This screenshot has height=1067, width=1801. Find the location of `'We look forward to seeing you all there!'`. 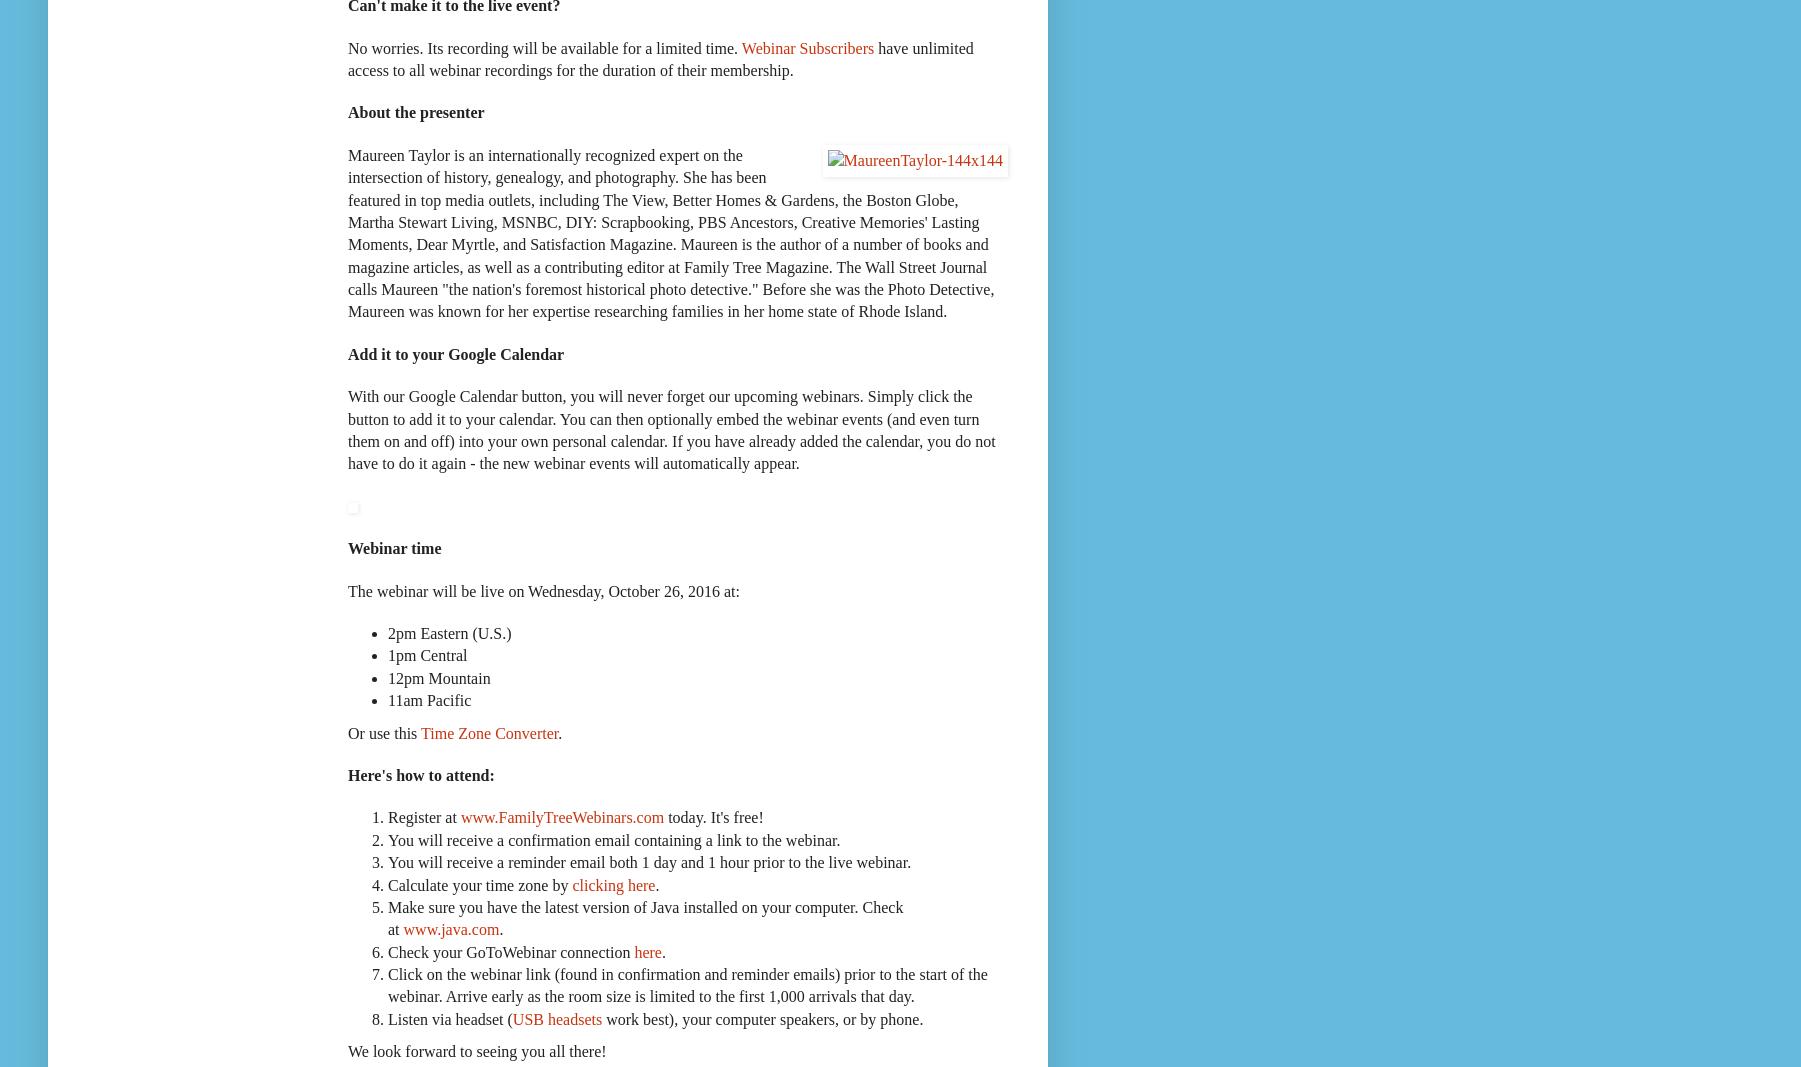

'We look forward to seeing you all there!' is located at coordinates (476, 1051).